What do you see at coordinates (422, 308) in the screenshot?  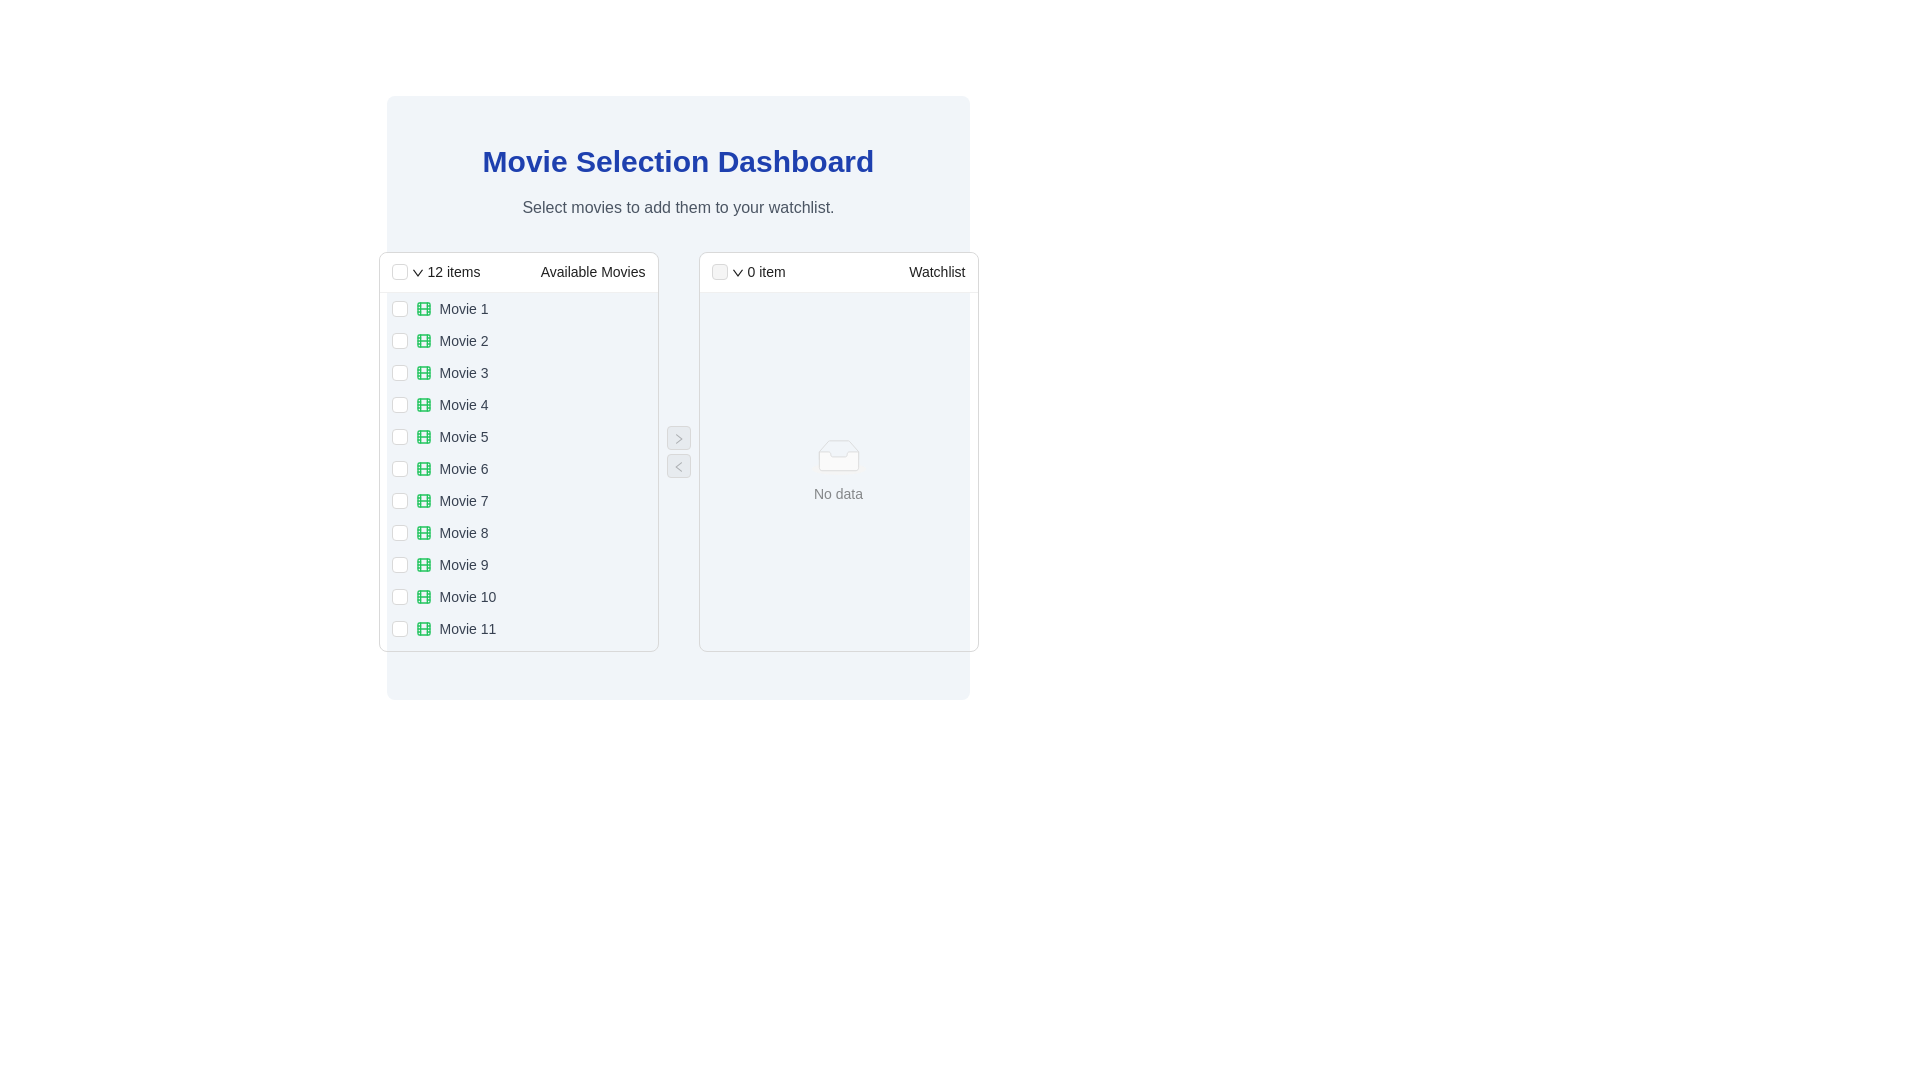 I see `the movie entry icon located to the left of the text label for 'Movie 1', which serves as a visual indicator in the movie list` at bounding box center [422, 308].